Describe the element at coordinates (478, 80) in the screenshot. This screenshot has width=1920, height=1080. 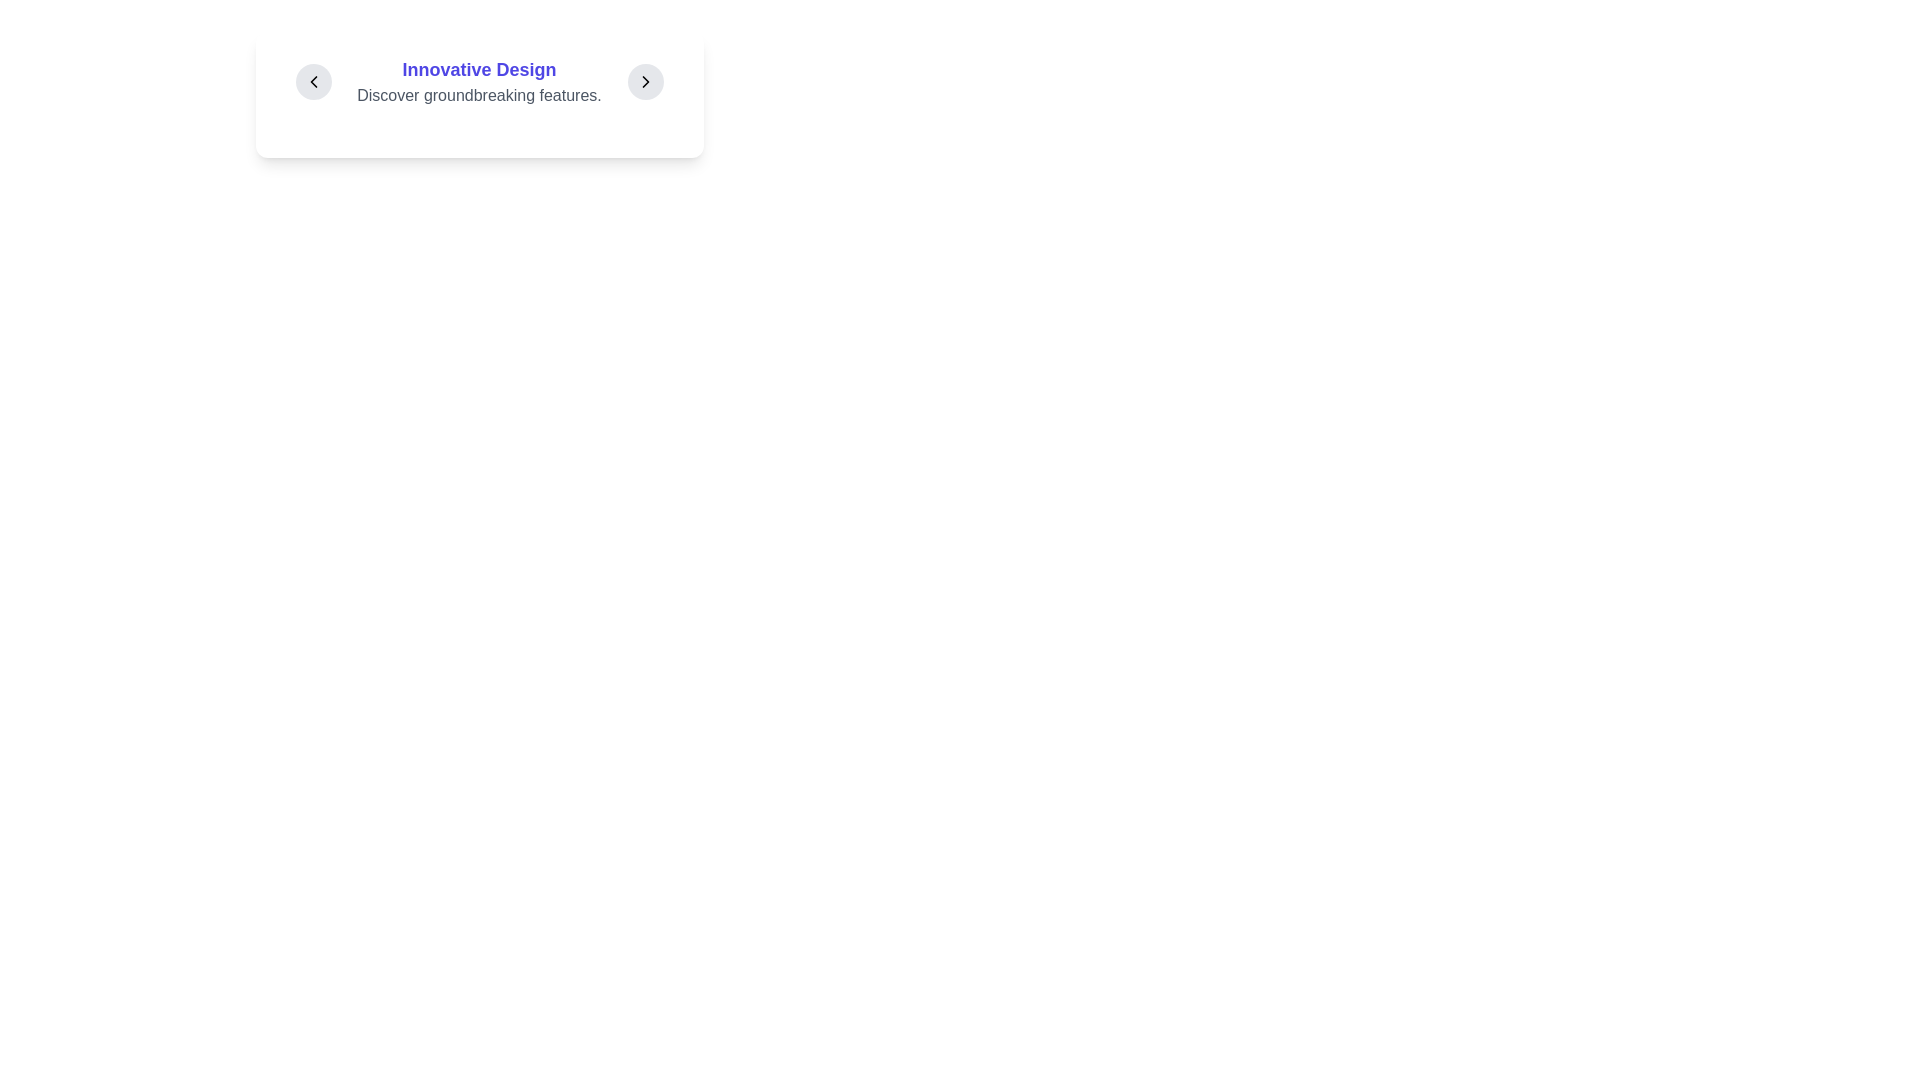
I see `the prominent text block that contains the bold indigo text 'Innovative Design' and the standard gray text 'Discover groundbreaking features.'` at that location.